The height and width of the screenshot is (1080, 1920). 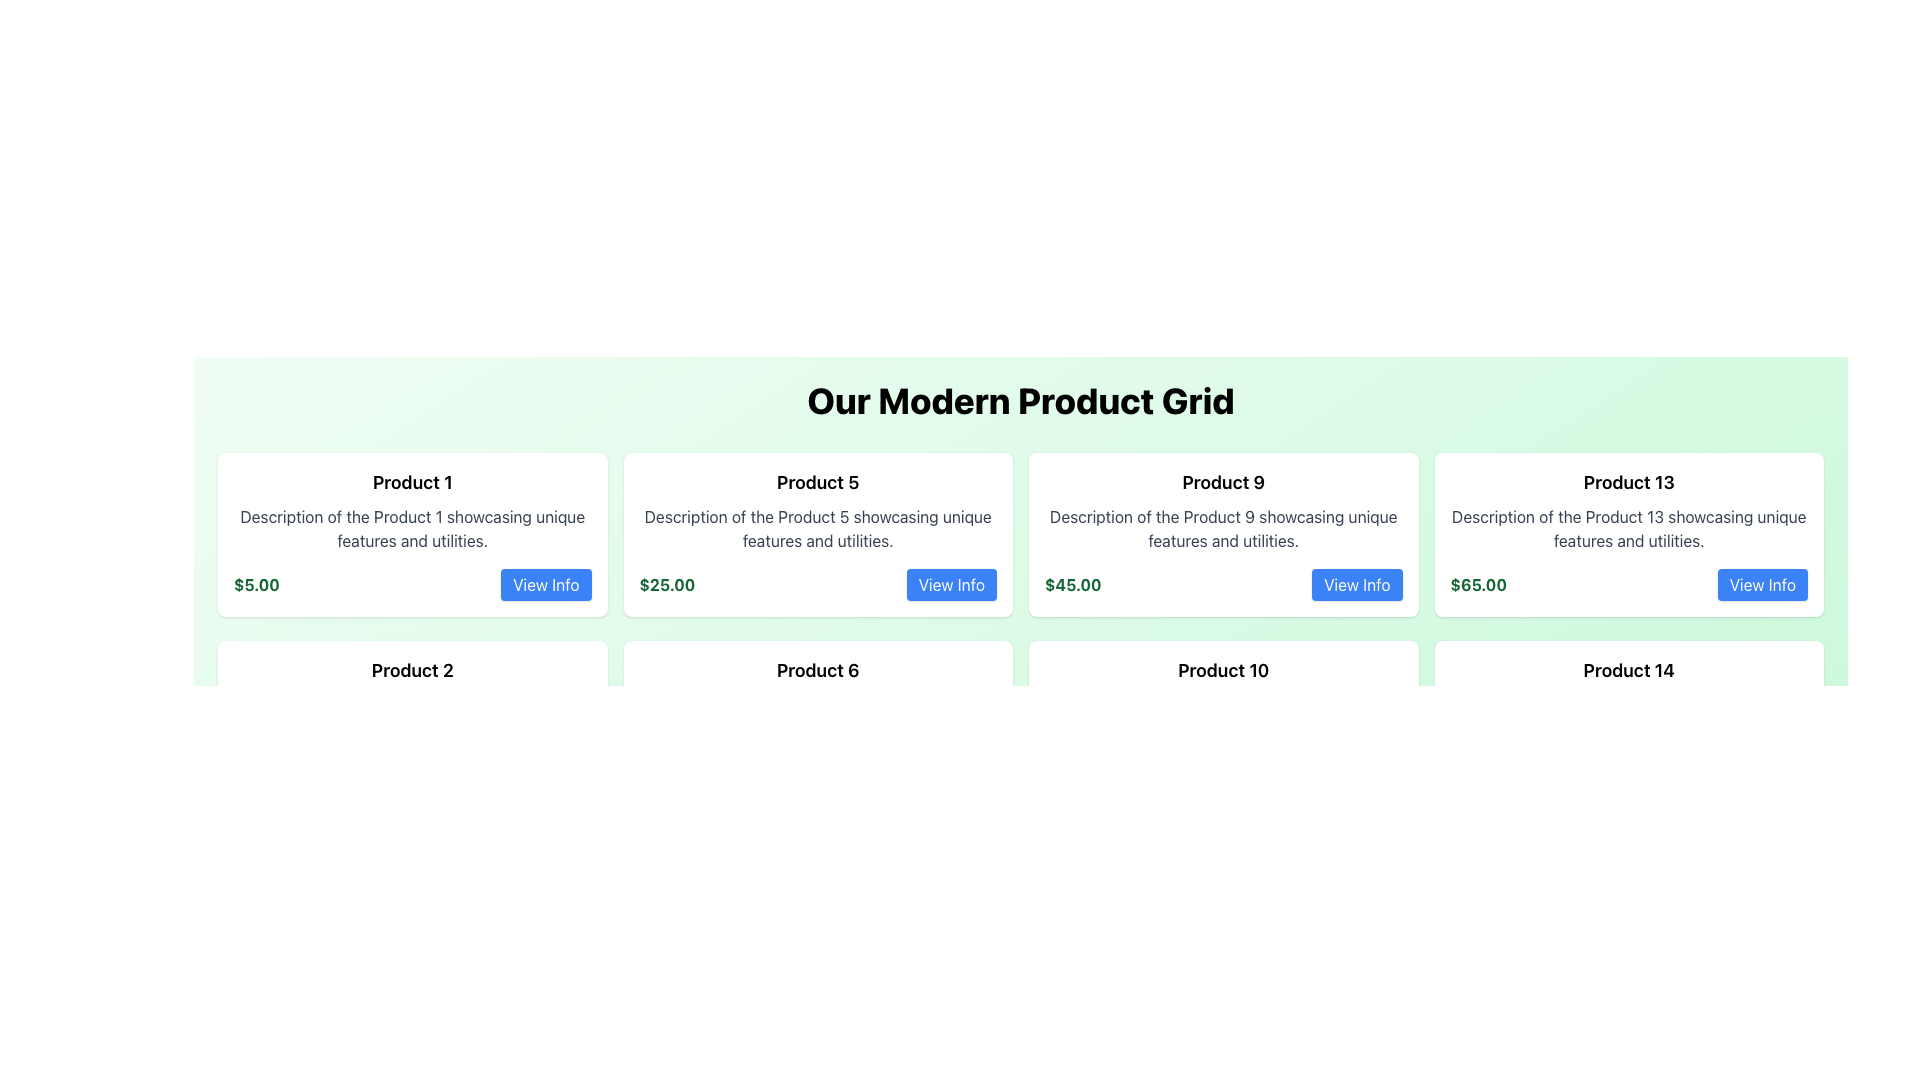 What do you see at coordinates (546, 585) in the screenshot?
I see `the blue rectangular button labeled 'View Info' located in the bottom-right corner of the first product card in the 'Our Modern Product Grid' section` at bounding box center [546, 585].